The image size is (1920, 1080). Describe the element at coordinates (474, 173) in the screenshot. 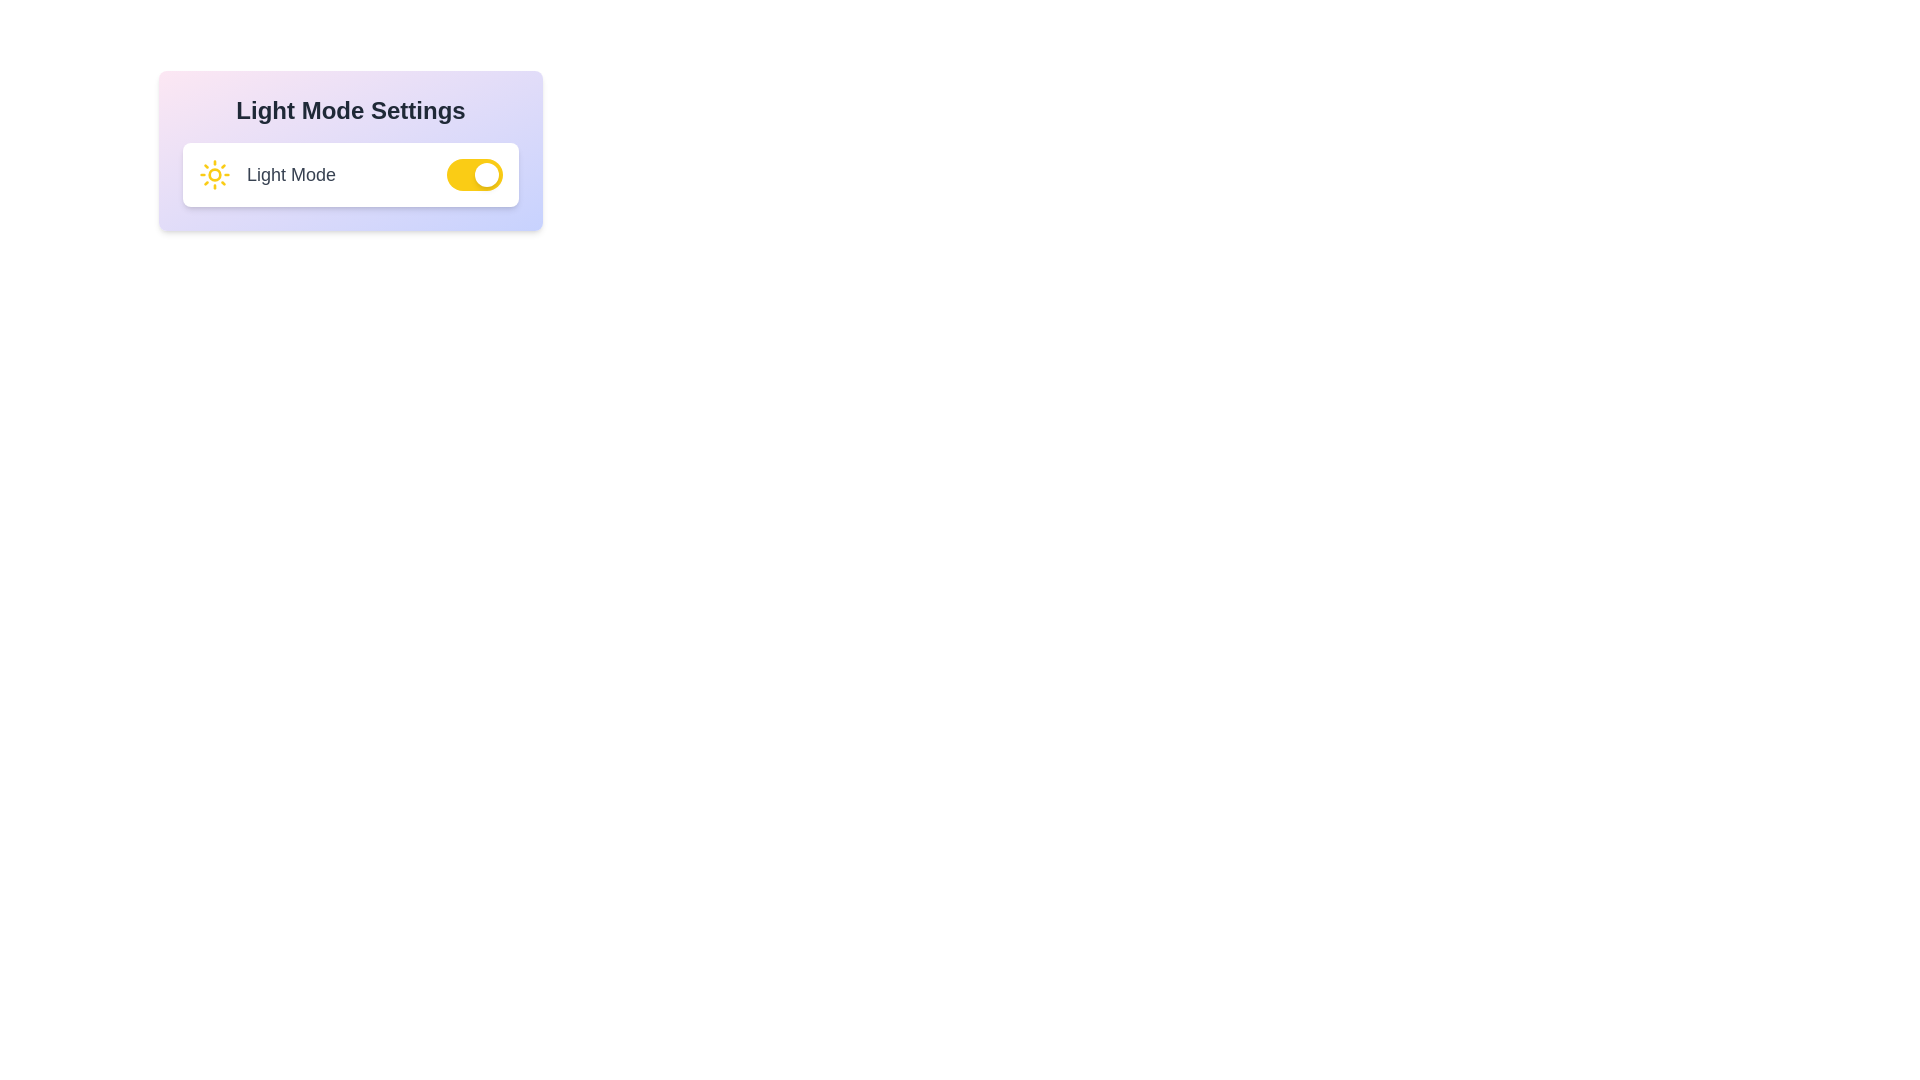

I see `the toggle switch to change the light mode` at that location.